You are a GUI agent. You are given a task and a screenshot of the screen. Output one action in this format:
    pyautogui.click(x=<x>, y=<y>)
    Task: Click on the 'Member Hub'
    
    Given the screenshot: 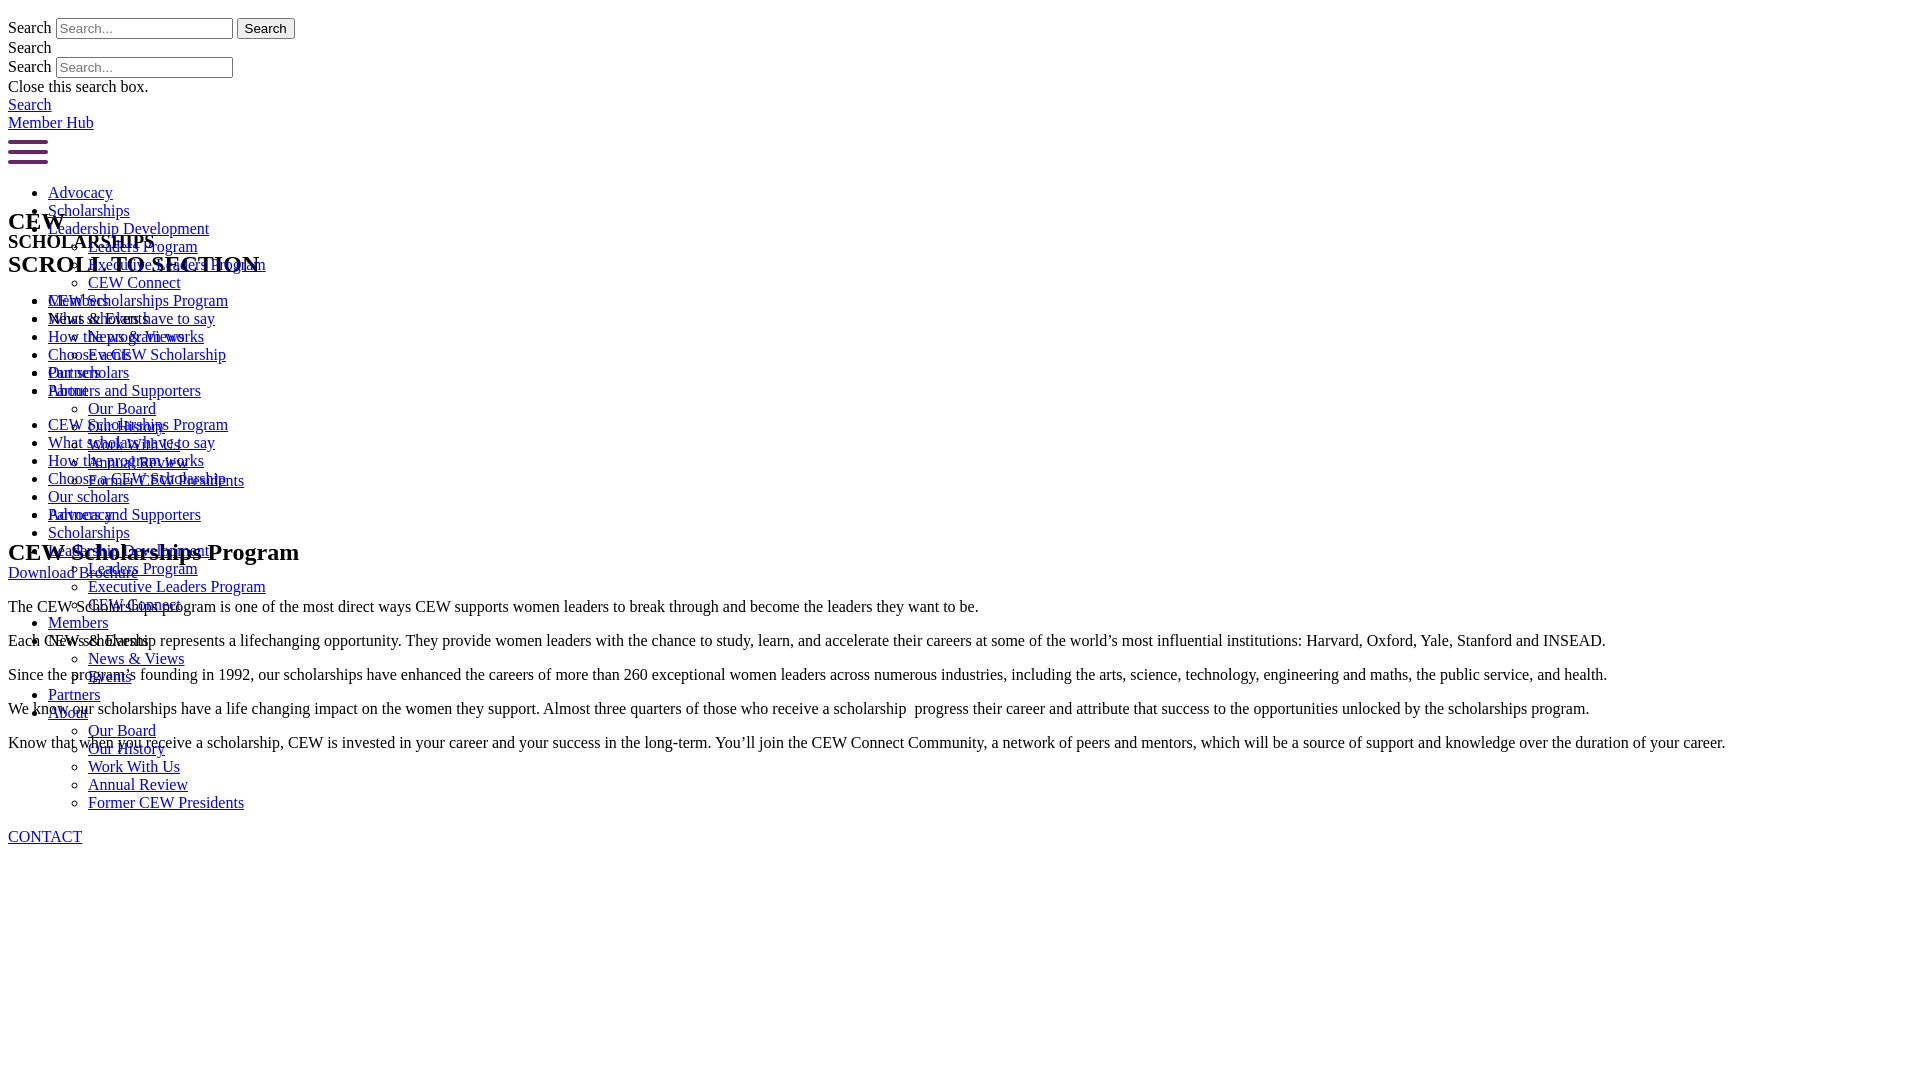 What is the action you would take?
    pyautogui.click(x=51, y=122)
    